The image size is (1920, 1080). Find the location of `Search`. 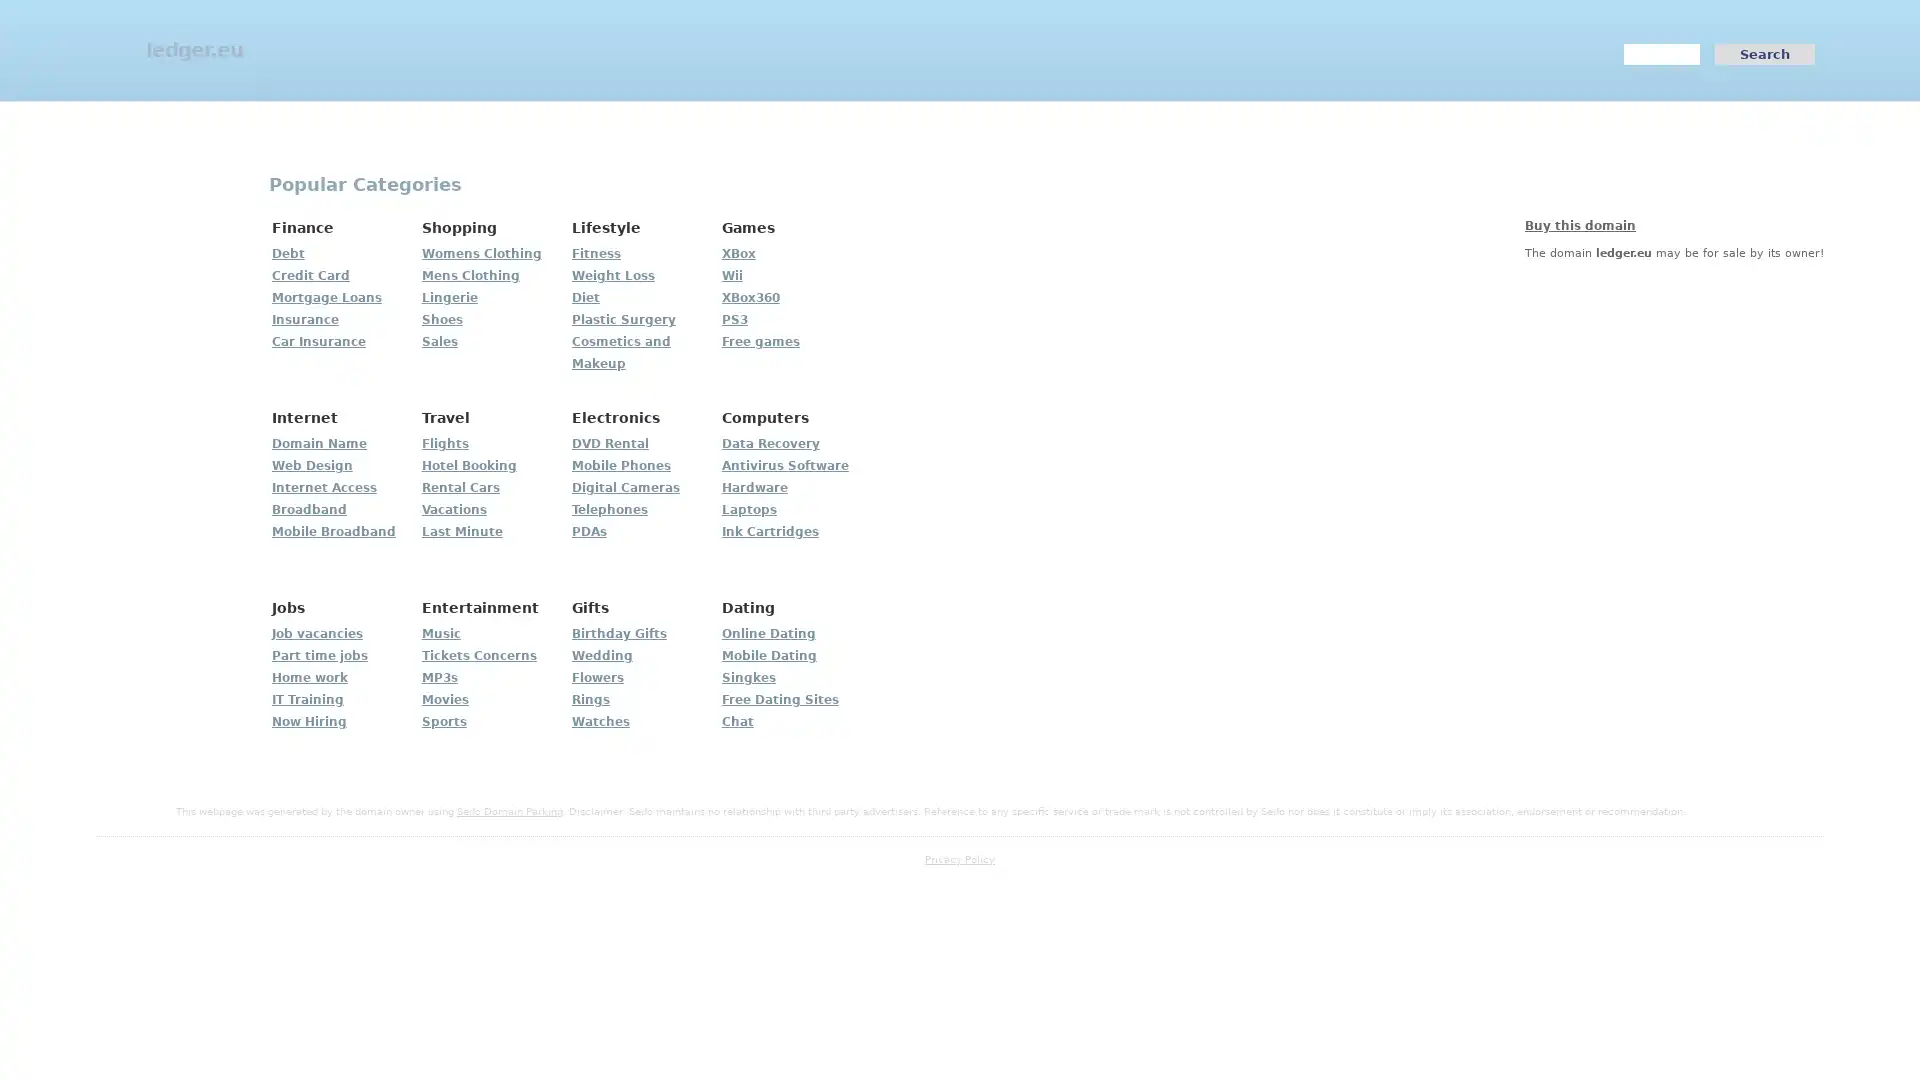

Search is located at coordinates (1765, 53).